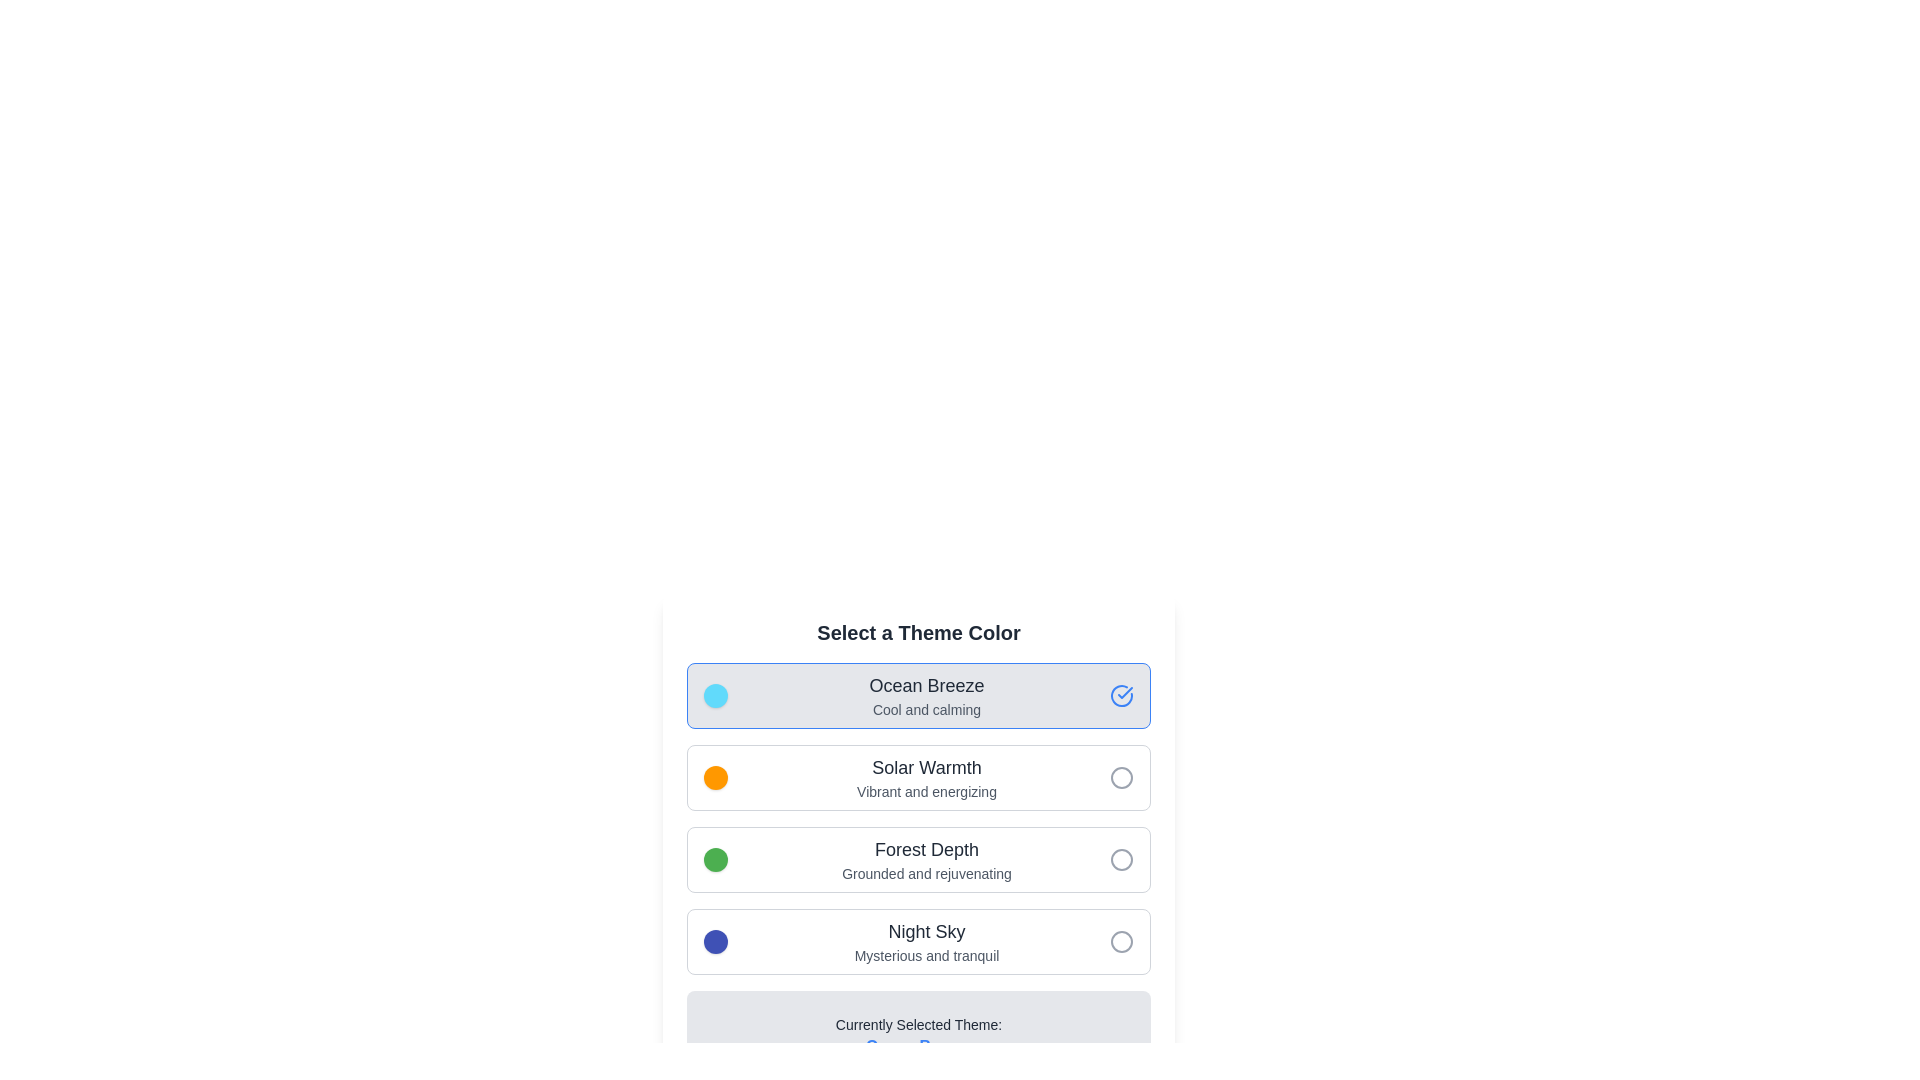  I want to click on the 'Solar Warmth' selection button, so click(917, 777).